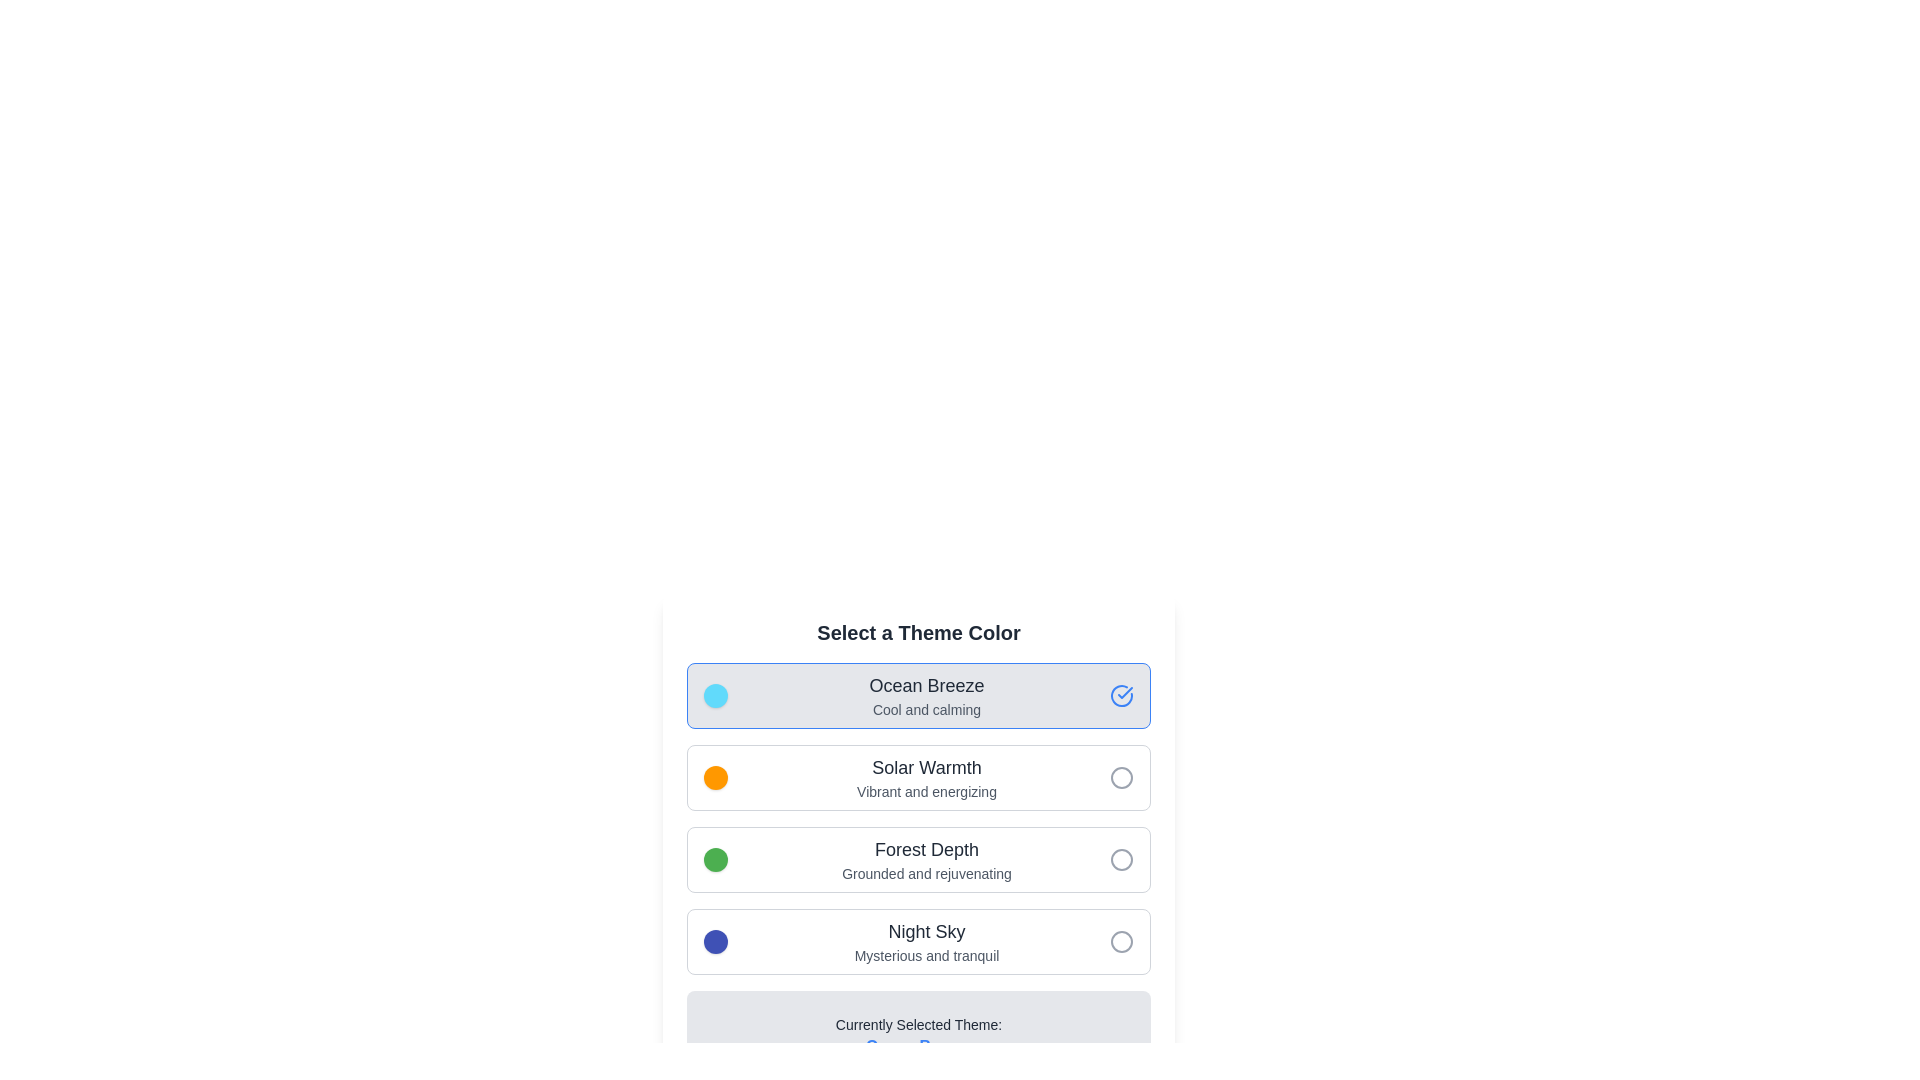  I want to click on the 'Solar Warmth' selection button, so click(917, 777).